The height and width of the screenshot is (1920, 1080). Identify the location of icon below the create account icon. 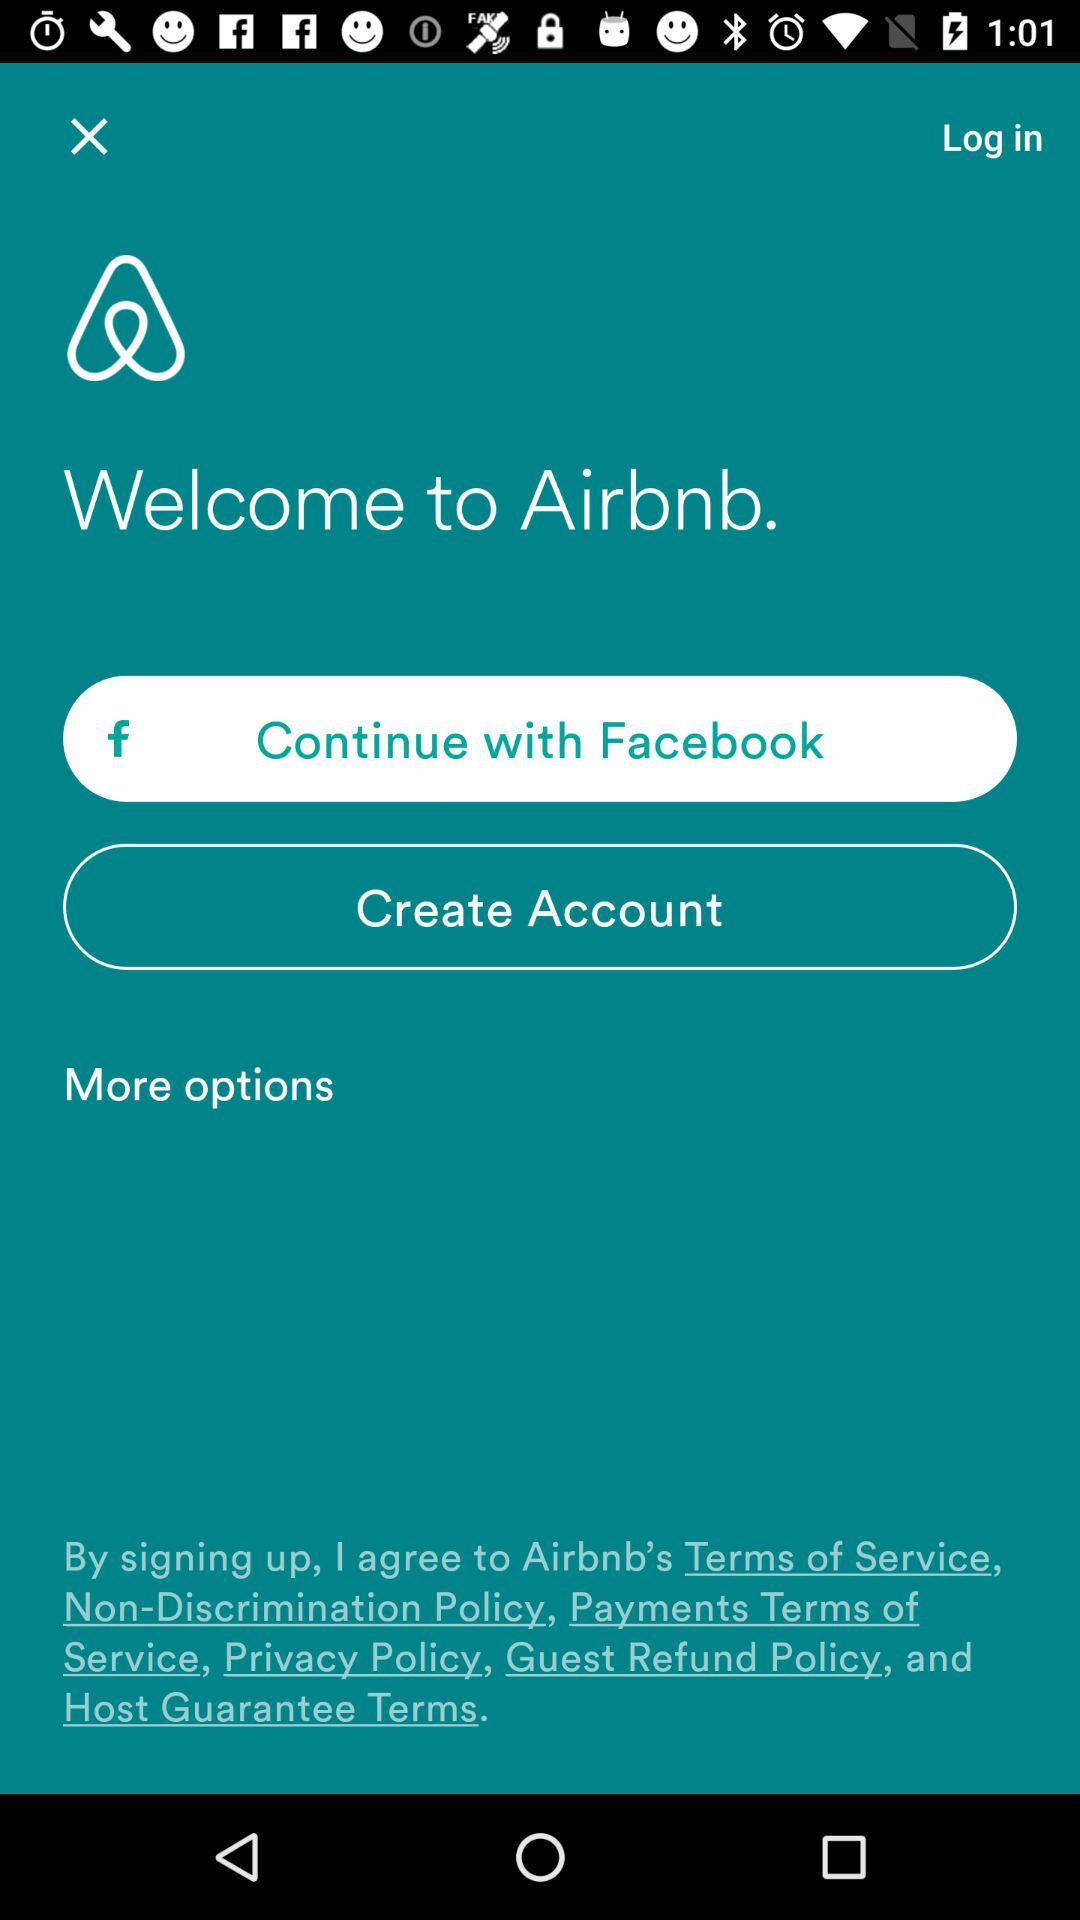
(209, 1081).